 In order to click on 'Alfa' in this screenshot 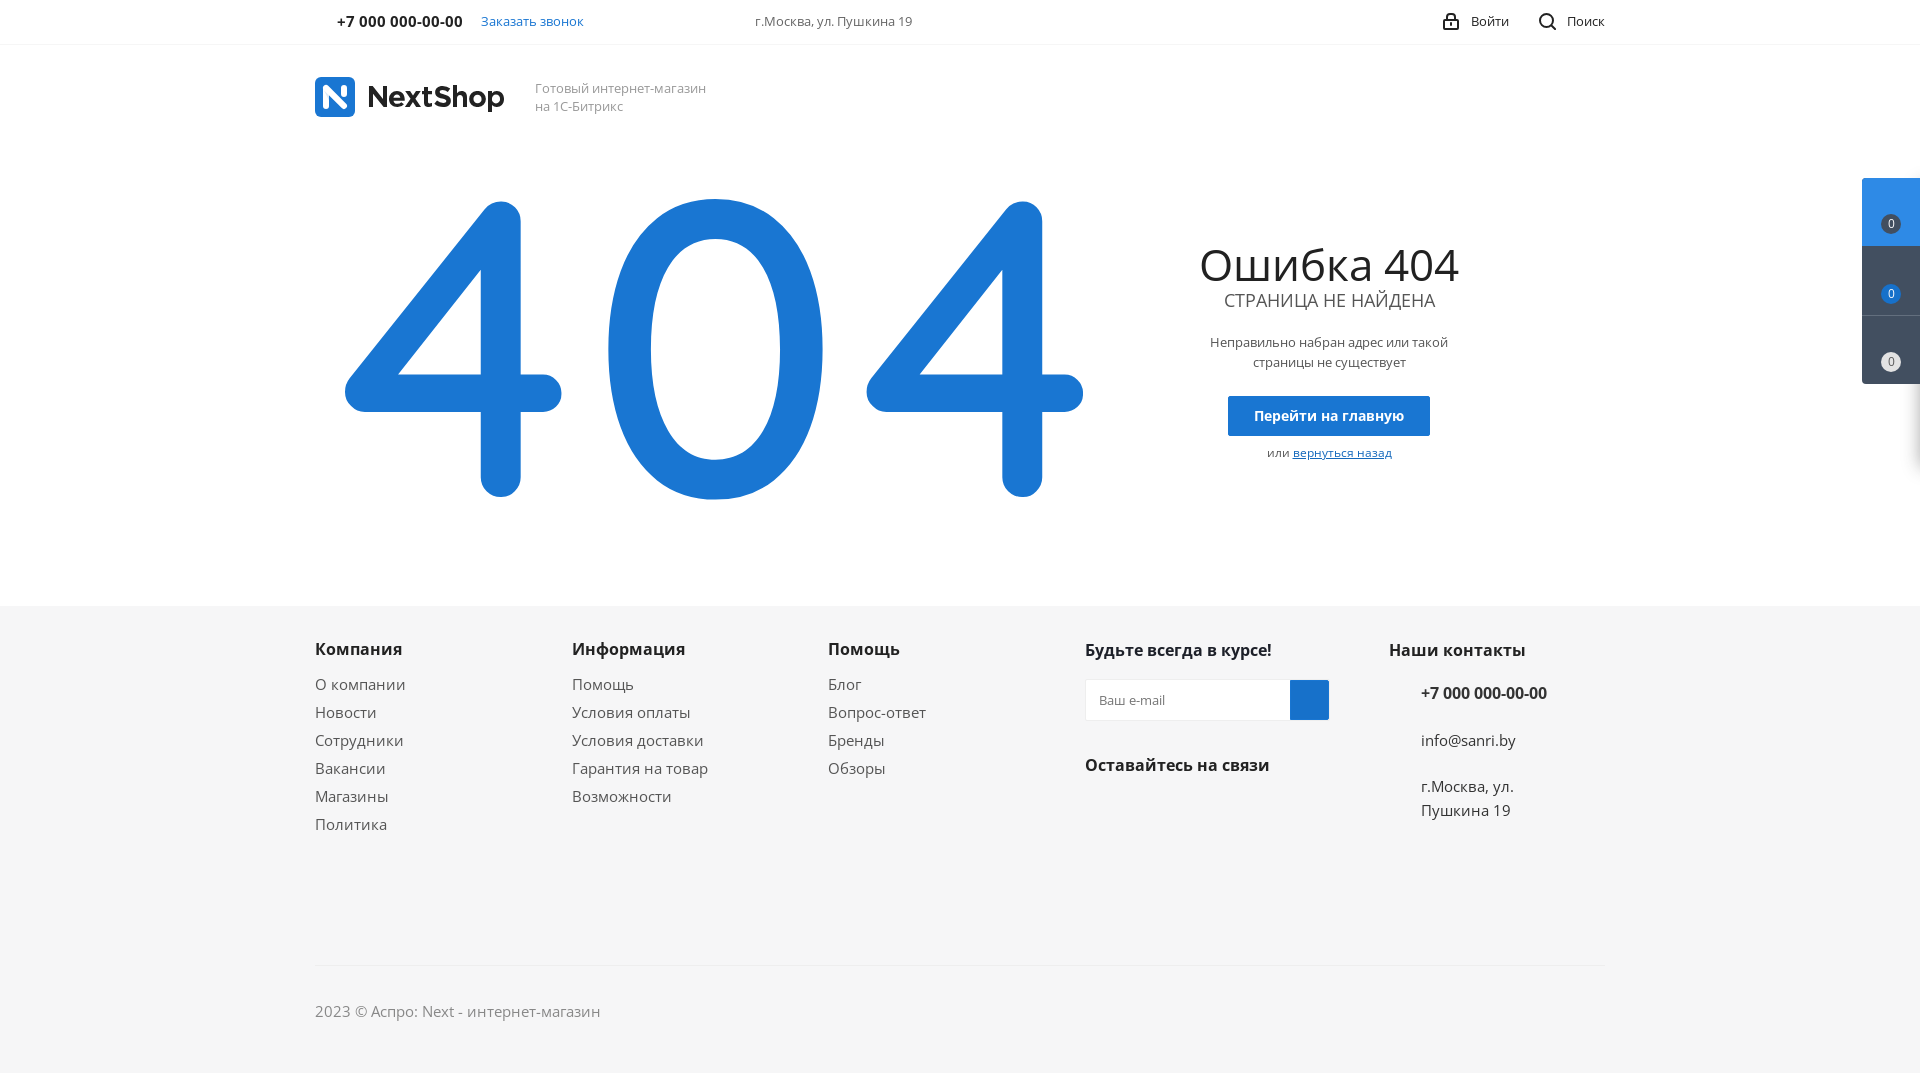, I will do `click(1587, 1011)`.